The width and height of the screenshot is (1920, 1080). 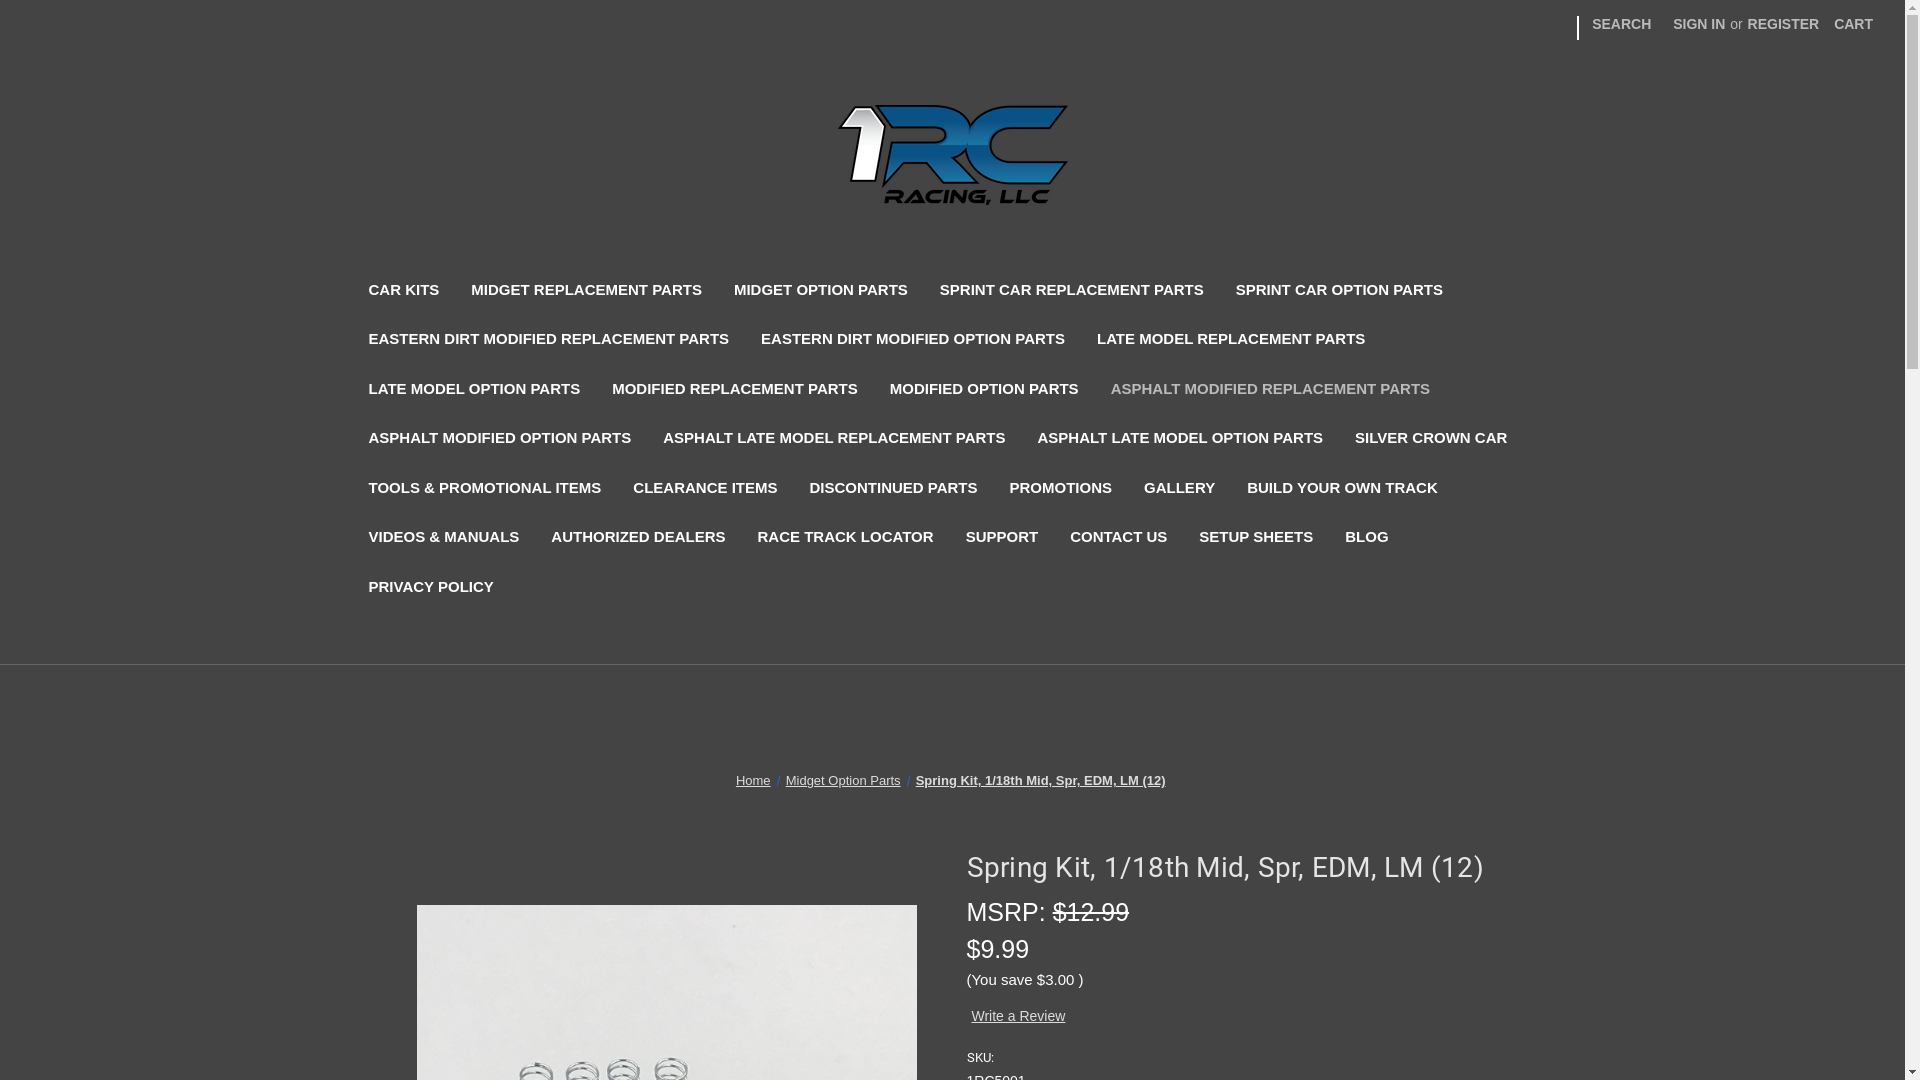 I want to click on 'LATE MODEL OPTION PARTS', so click(x=473, y=391).